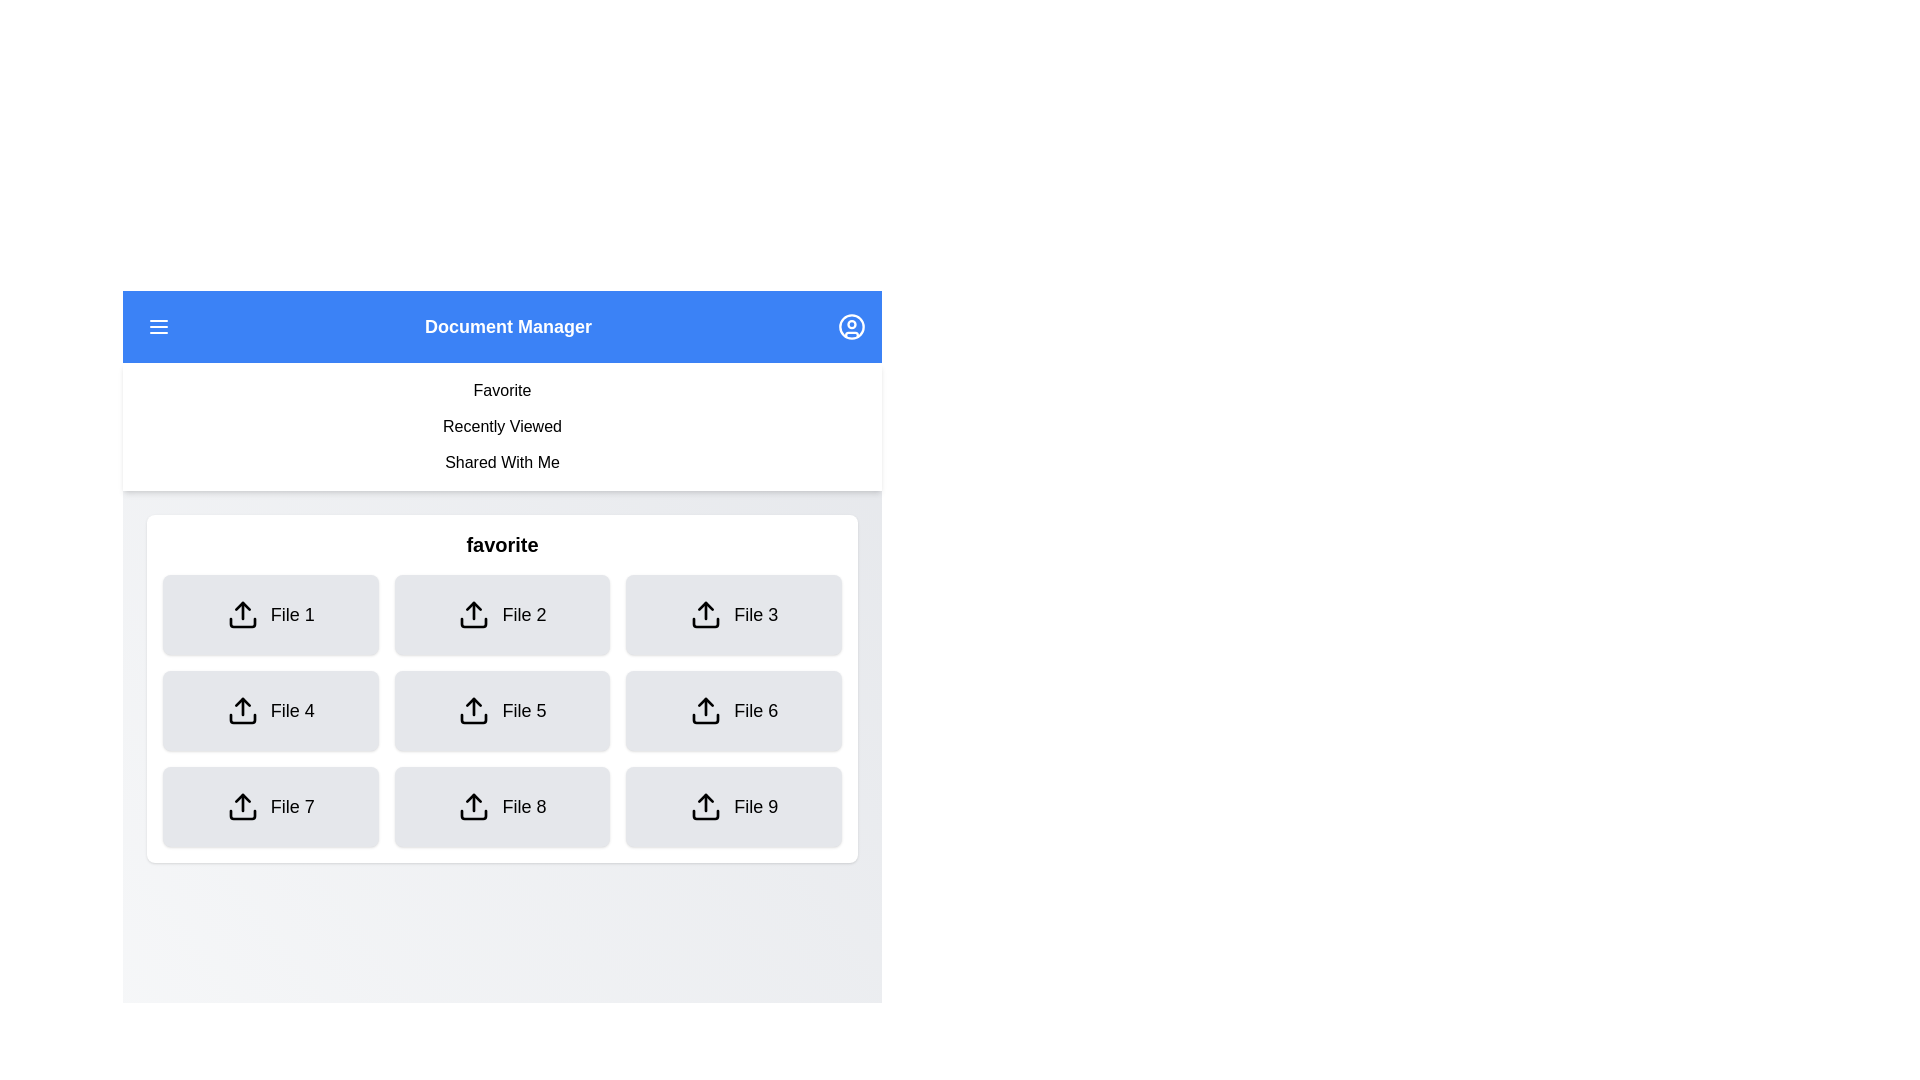  I want to click on the user profile icon in the top-right corner, so click(851, 326).